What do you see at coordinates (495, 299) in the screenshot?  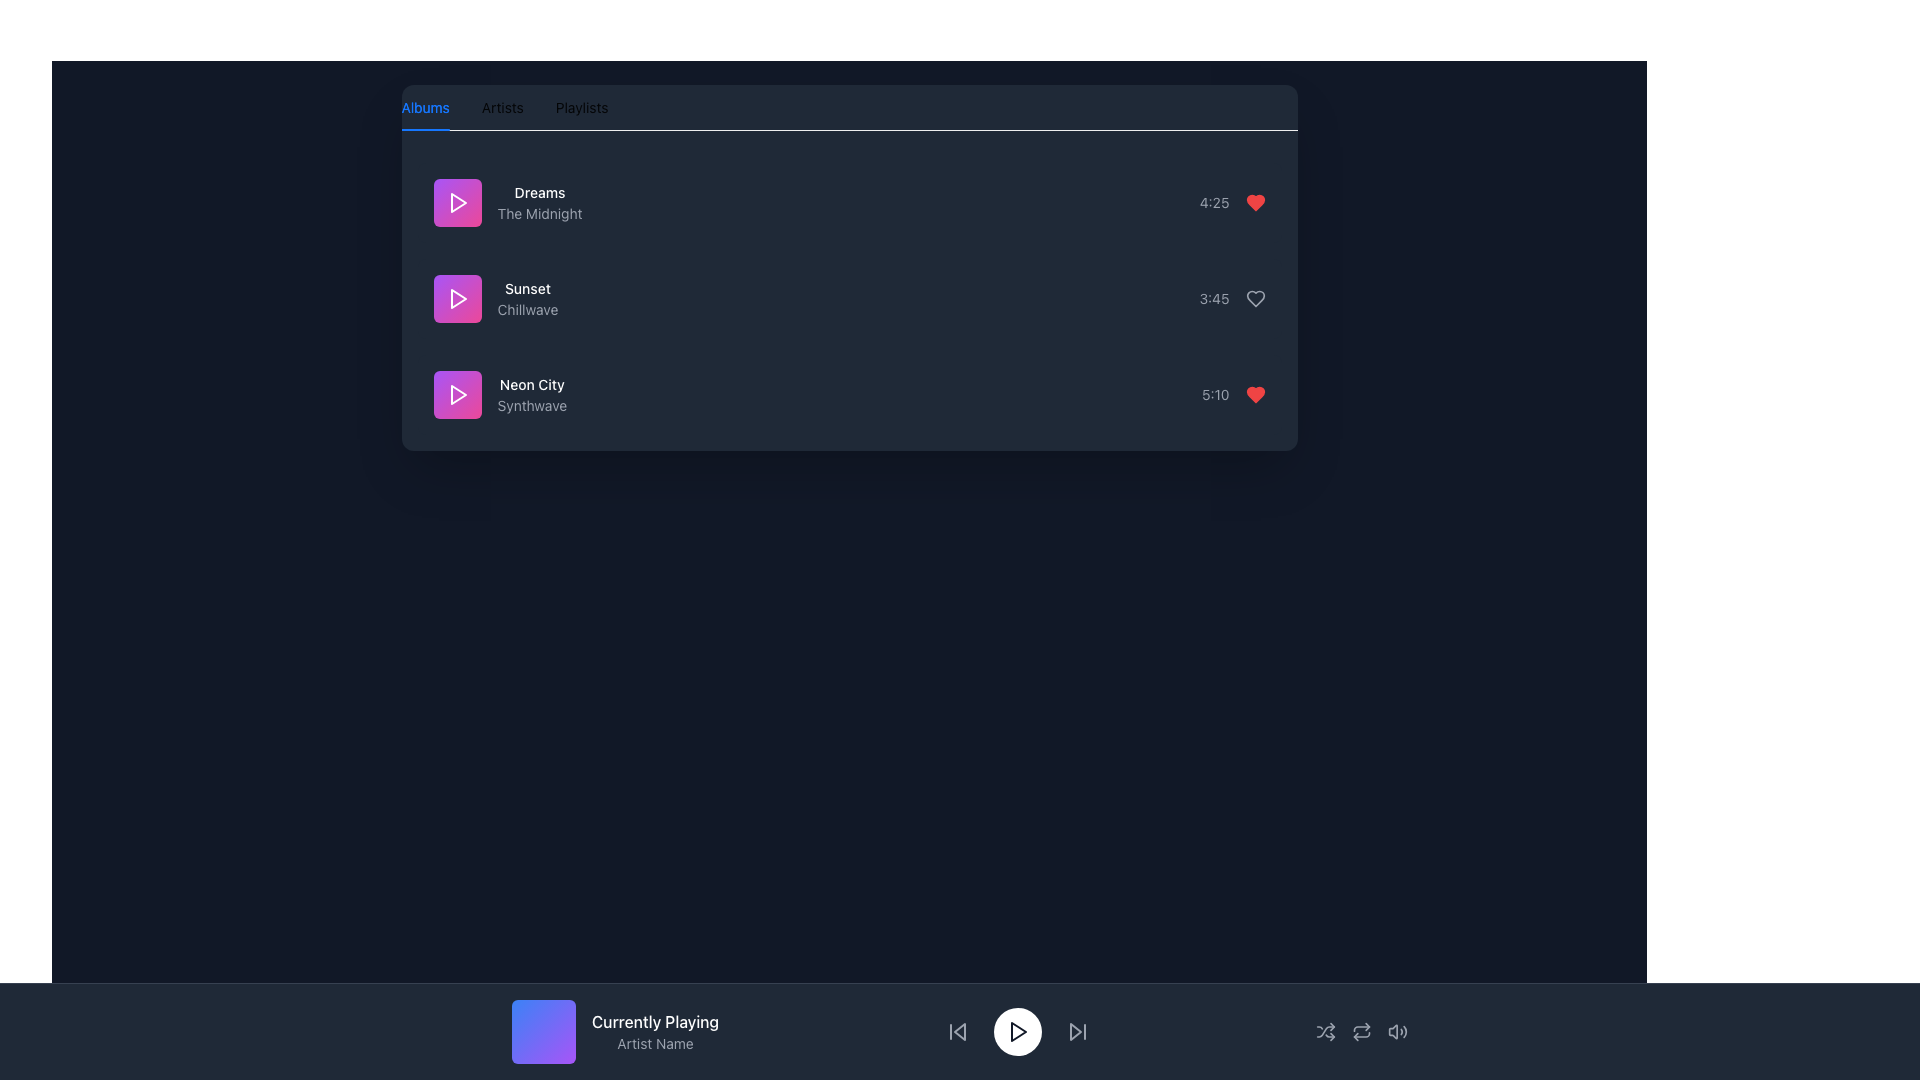 I see `to select the second music track in the playlist, located below 'Dreams' and above 'Neon City'` at bounding box center [495, 299].